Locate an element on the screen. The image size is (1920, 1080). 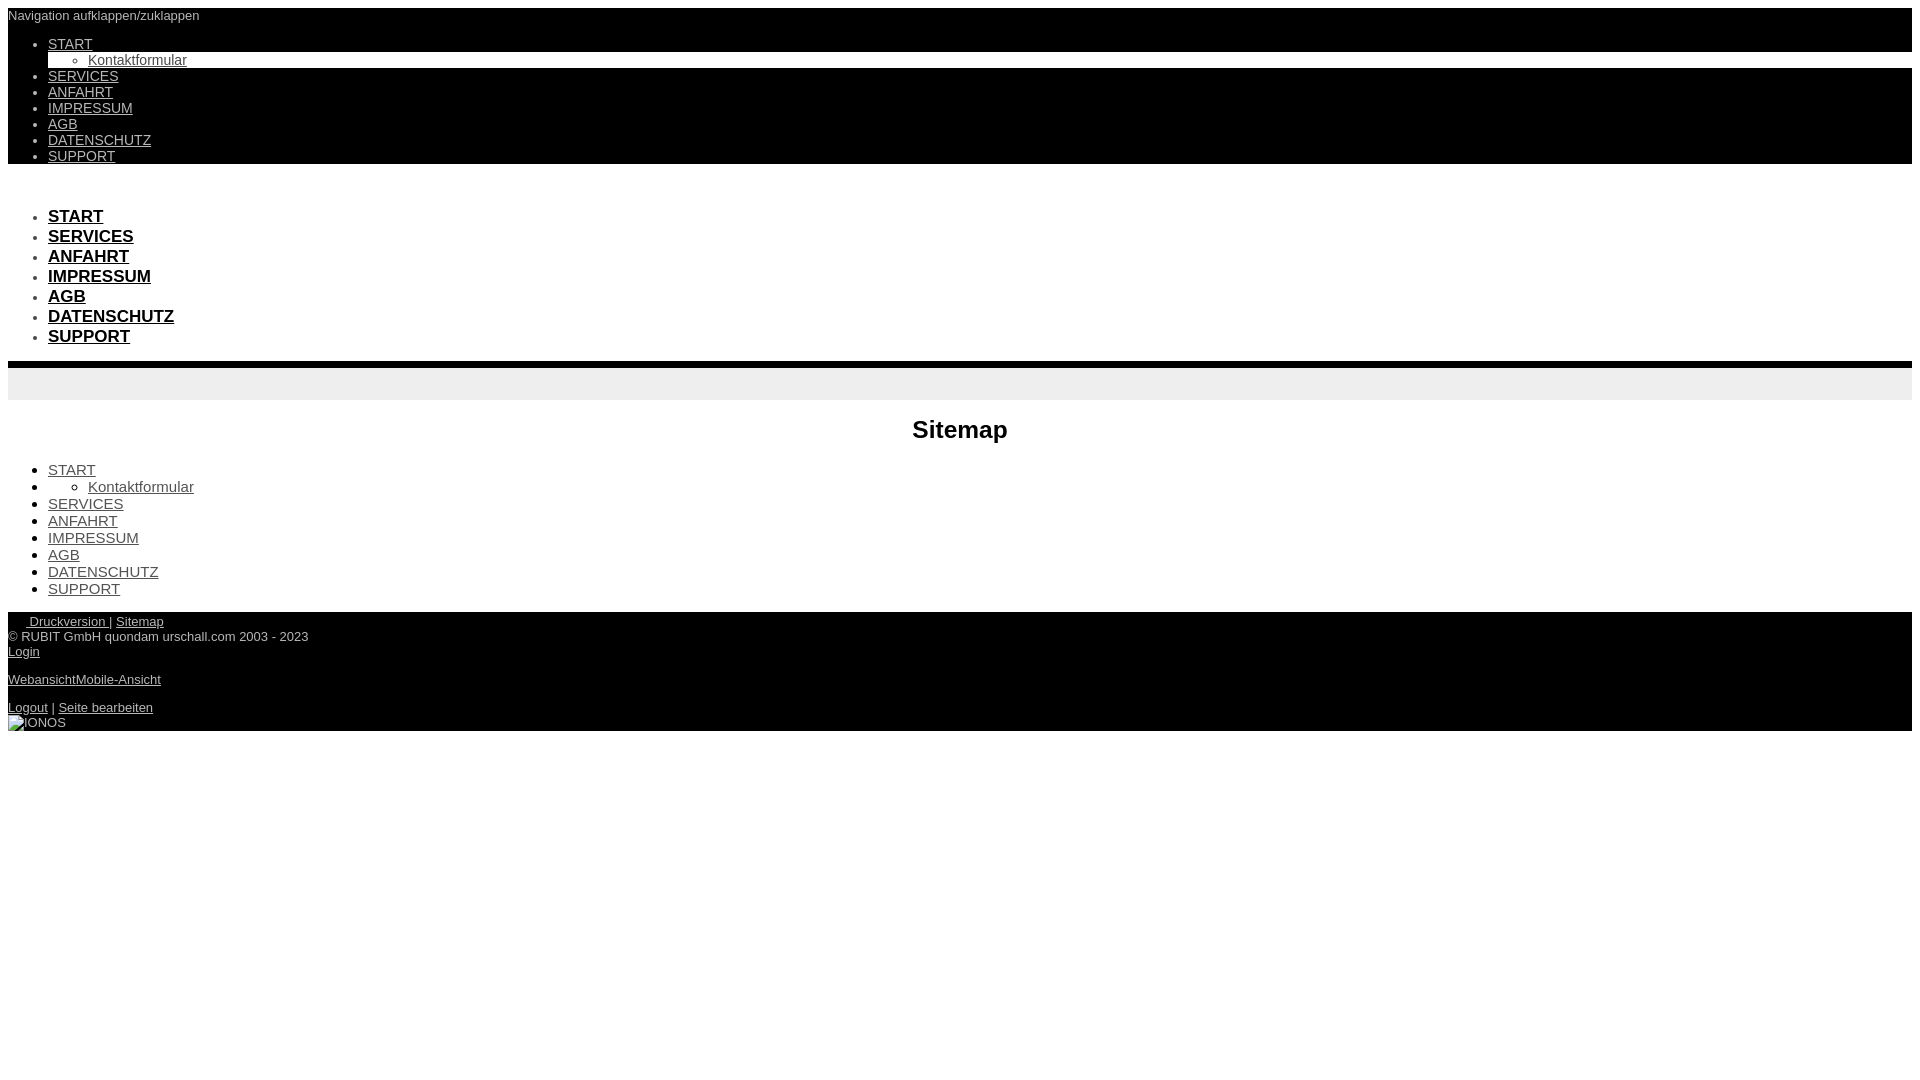
'Logout' is located at coordinates (28, 706).